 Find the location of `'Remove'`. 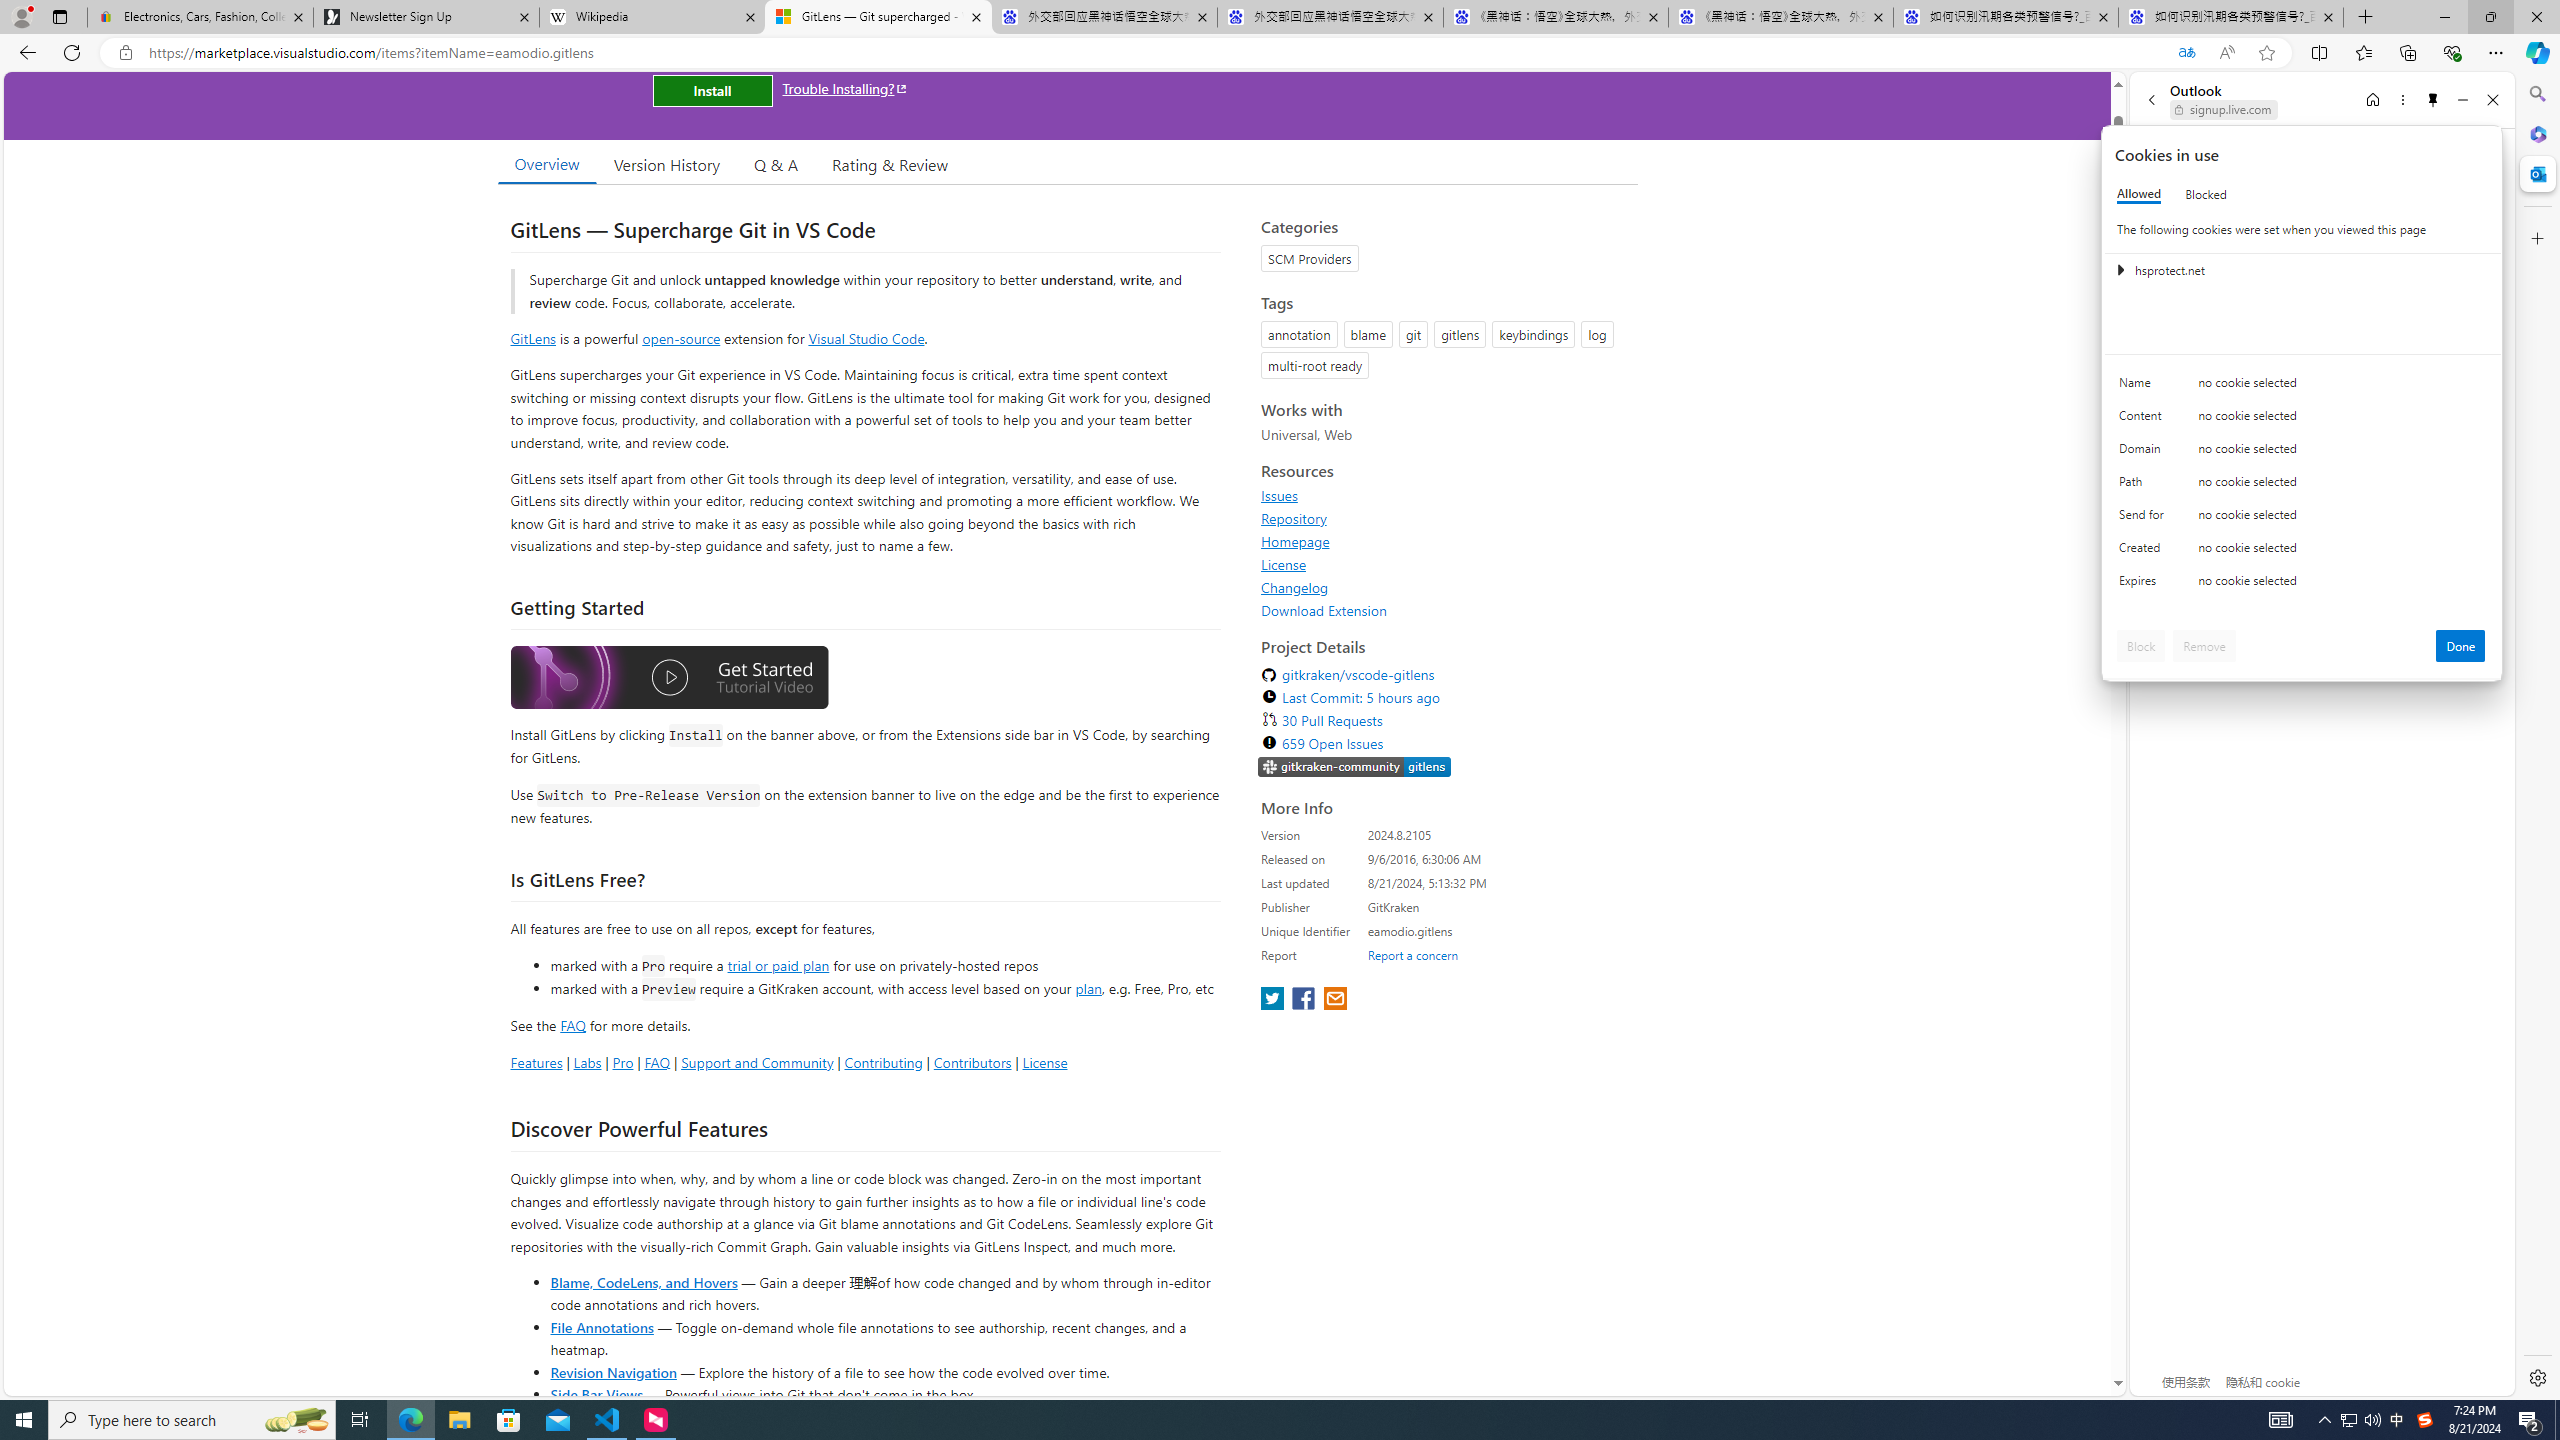

'Remove' is located at coordinates (2204, 646).